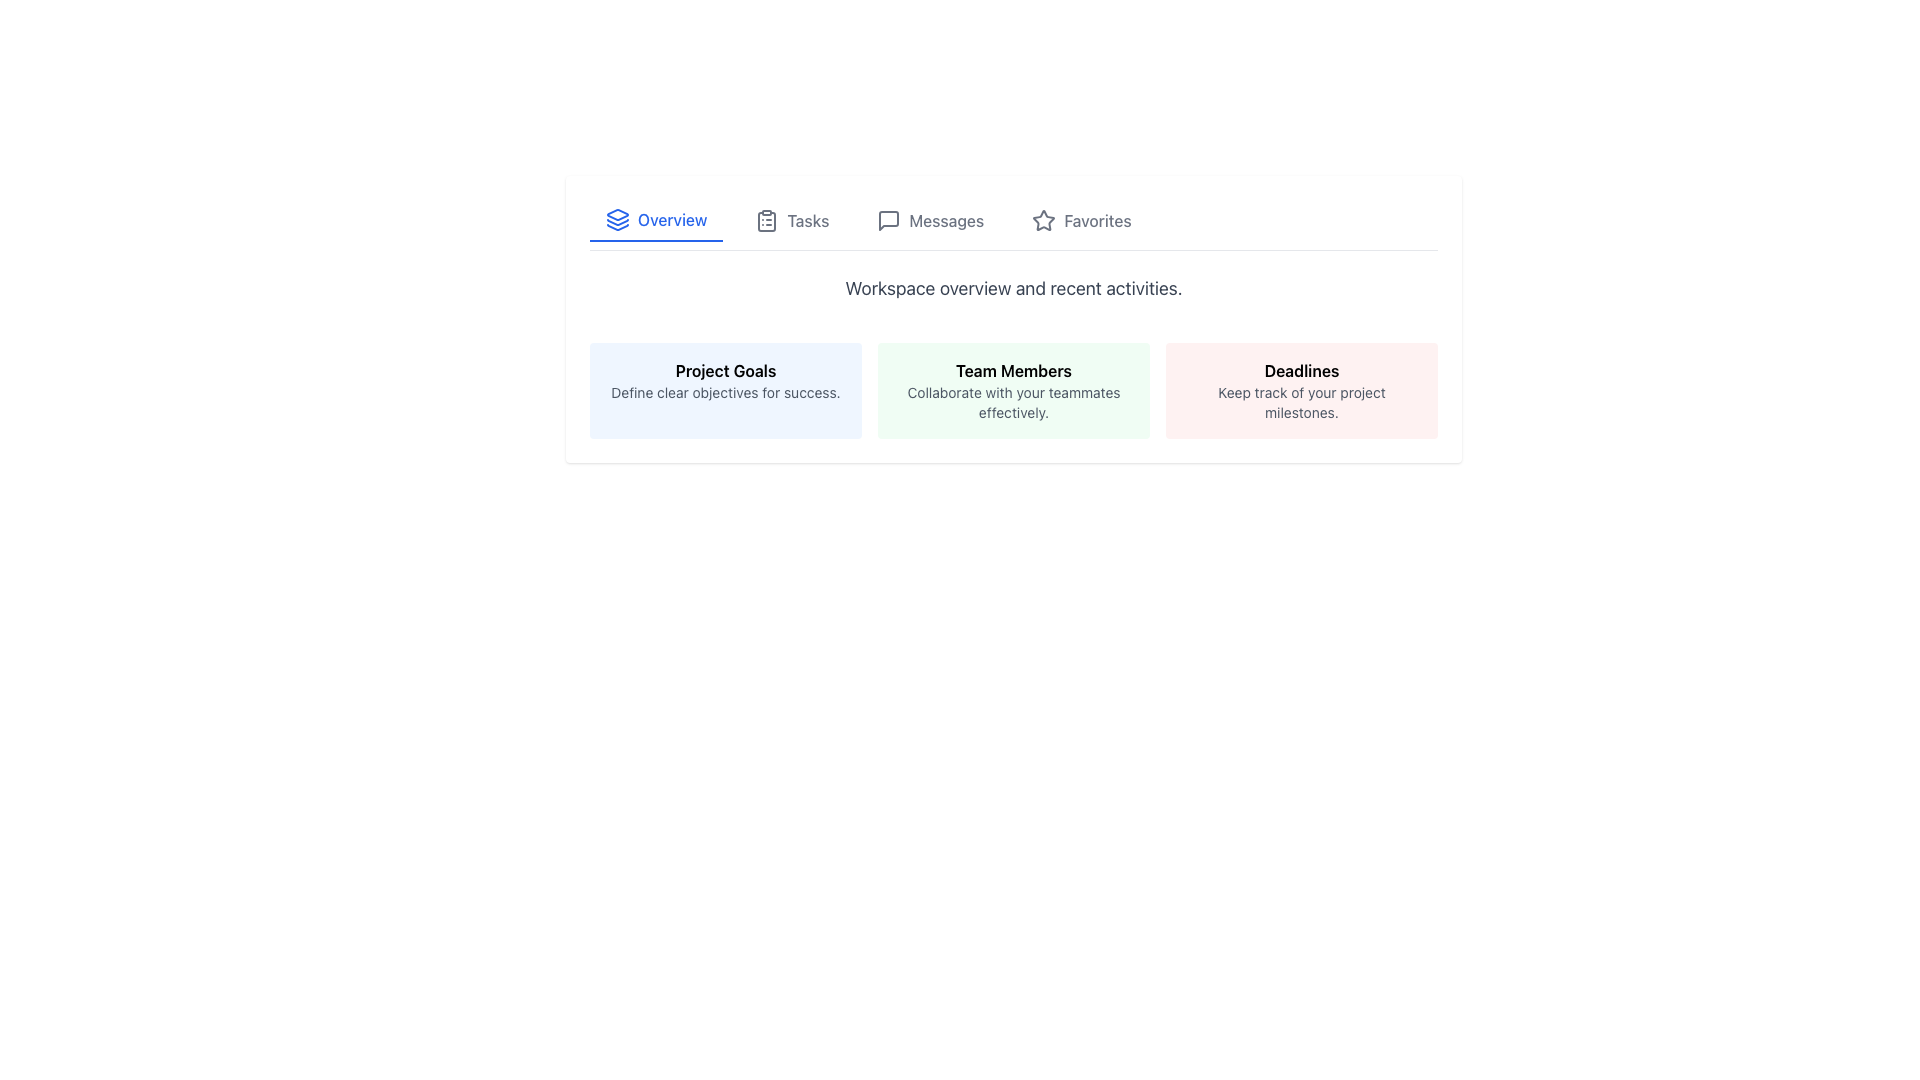 The image size is (1920, 1080). What do you see at coordinates (808, 220) in the screenshot?
I see `the 'Tasks' text label located in the top navigation bar, which serves as a link to the tasks section of the application` at bounding box center [808, 220].